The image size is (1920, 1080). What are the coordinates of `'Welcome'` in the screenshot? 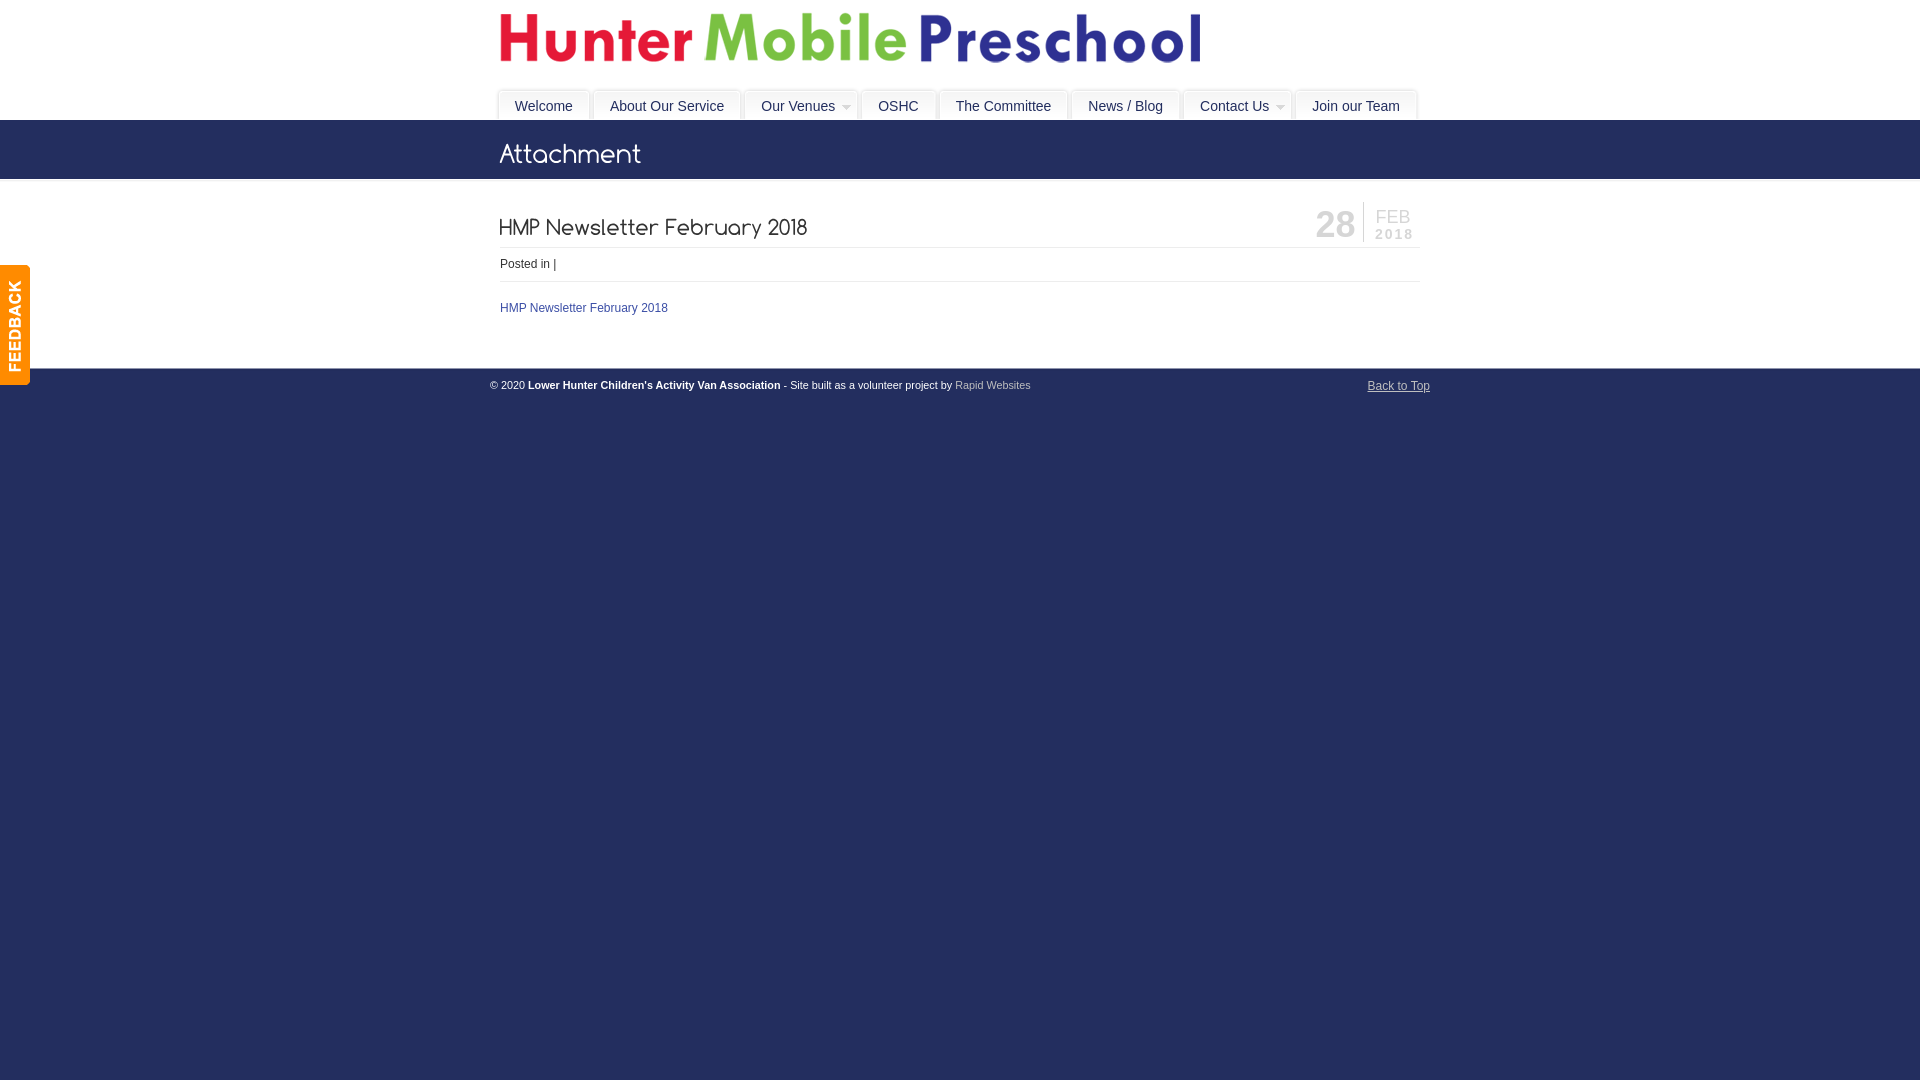 It's located at (543, 105).